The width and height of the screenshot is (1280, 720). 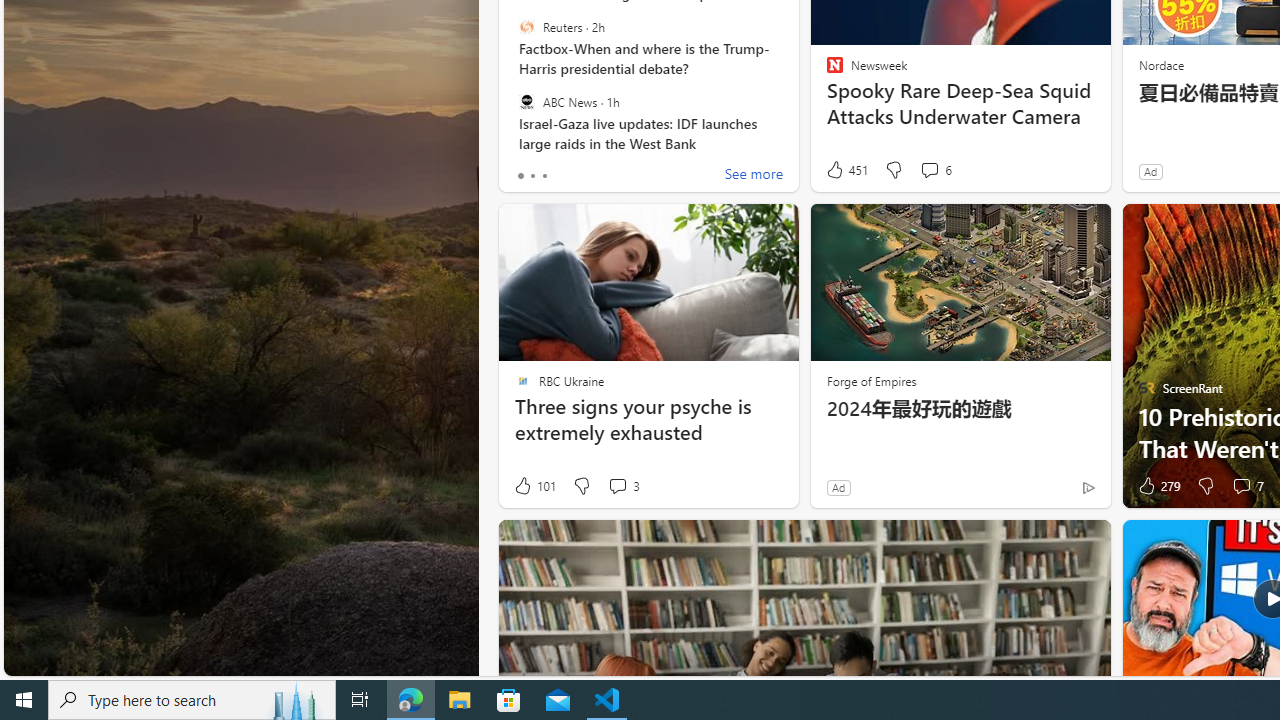 What do you see at coordinates (534, 486) in the screenshot?
I see `'101 Like'` at bounding box center [534, 486].